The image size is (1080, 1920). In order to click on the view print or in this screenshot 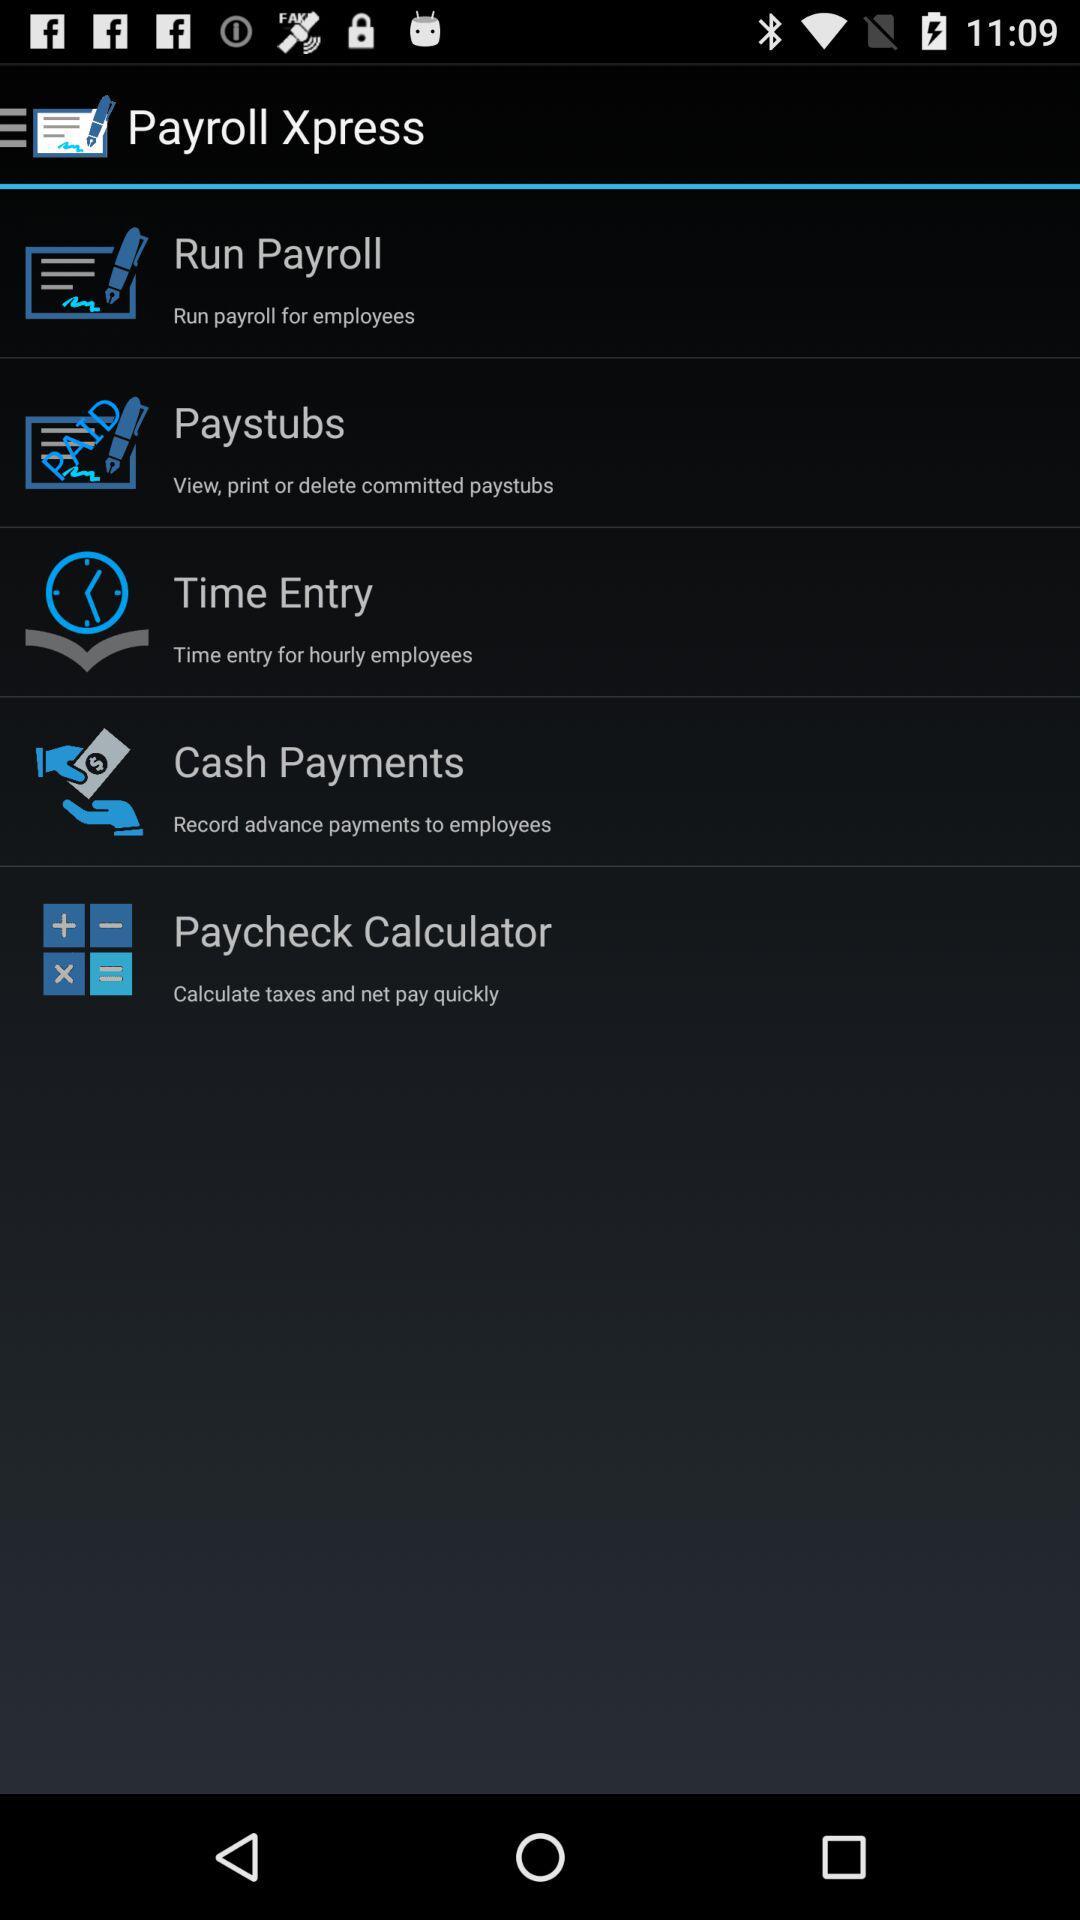, I will do `click(363, 484)`.